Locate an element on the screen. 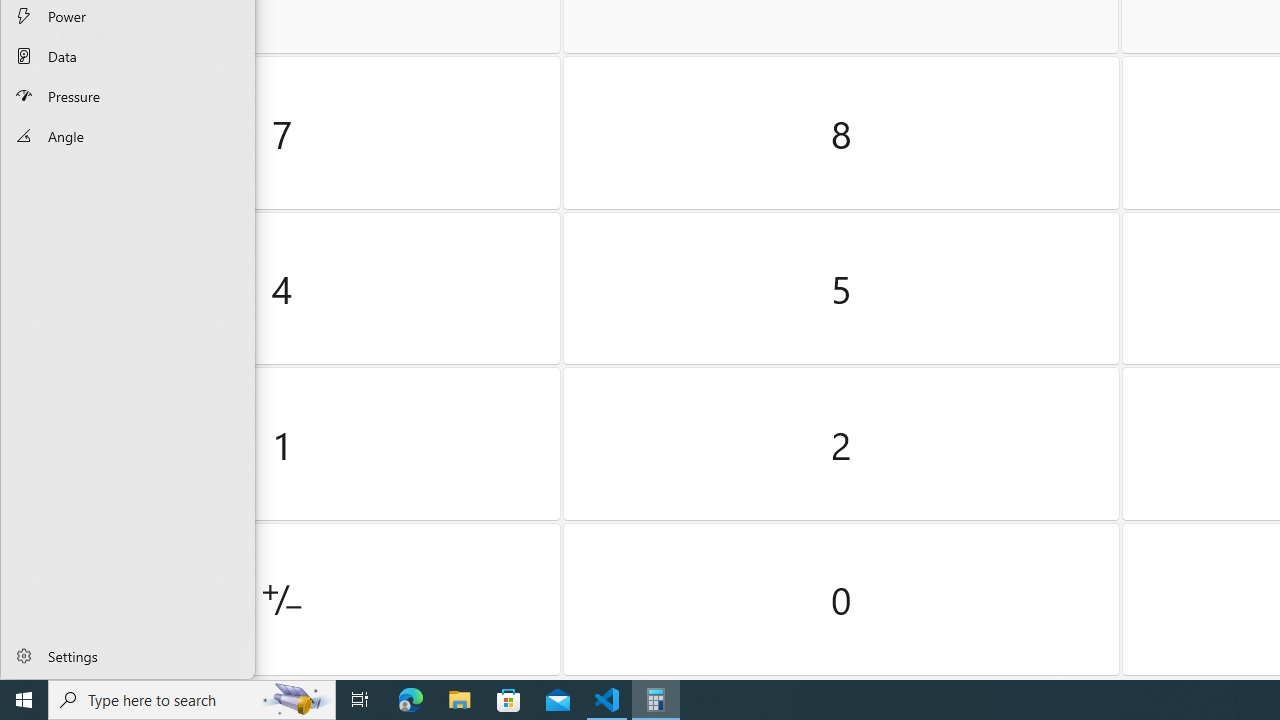 Image resolution: width=1280 pixels, height=720 pixels. 'Eight' is located at coordinates (841, 133).